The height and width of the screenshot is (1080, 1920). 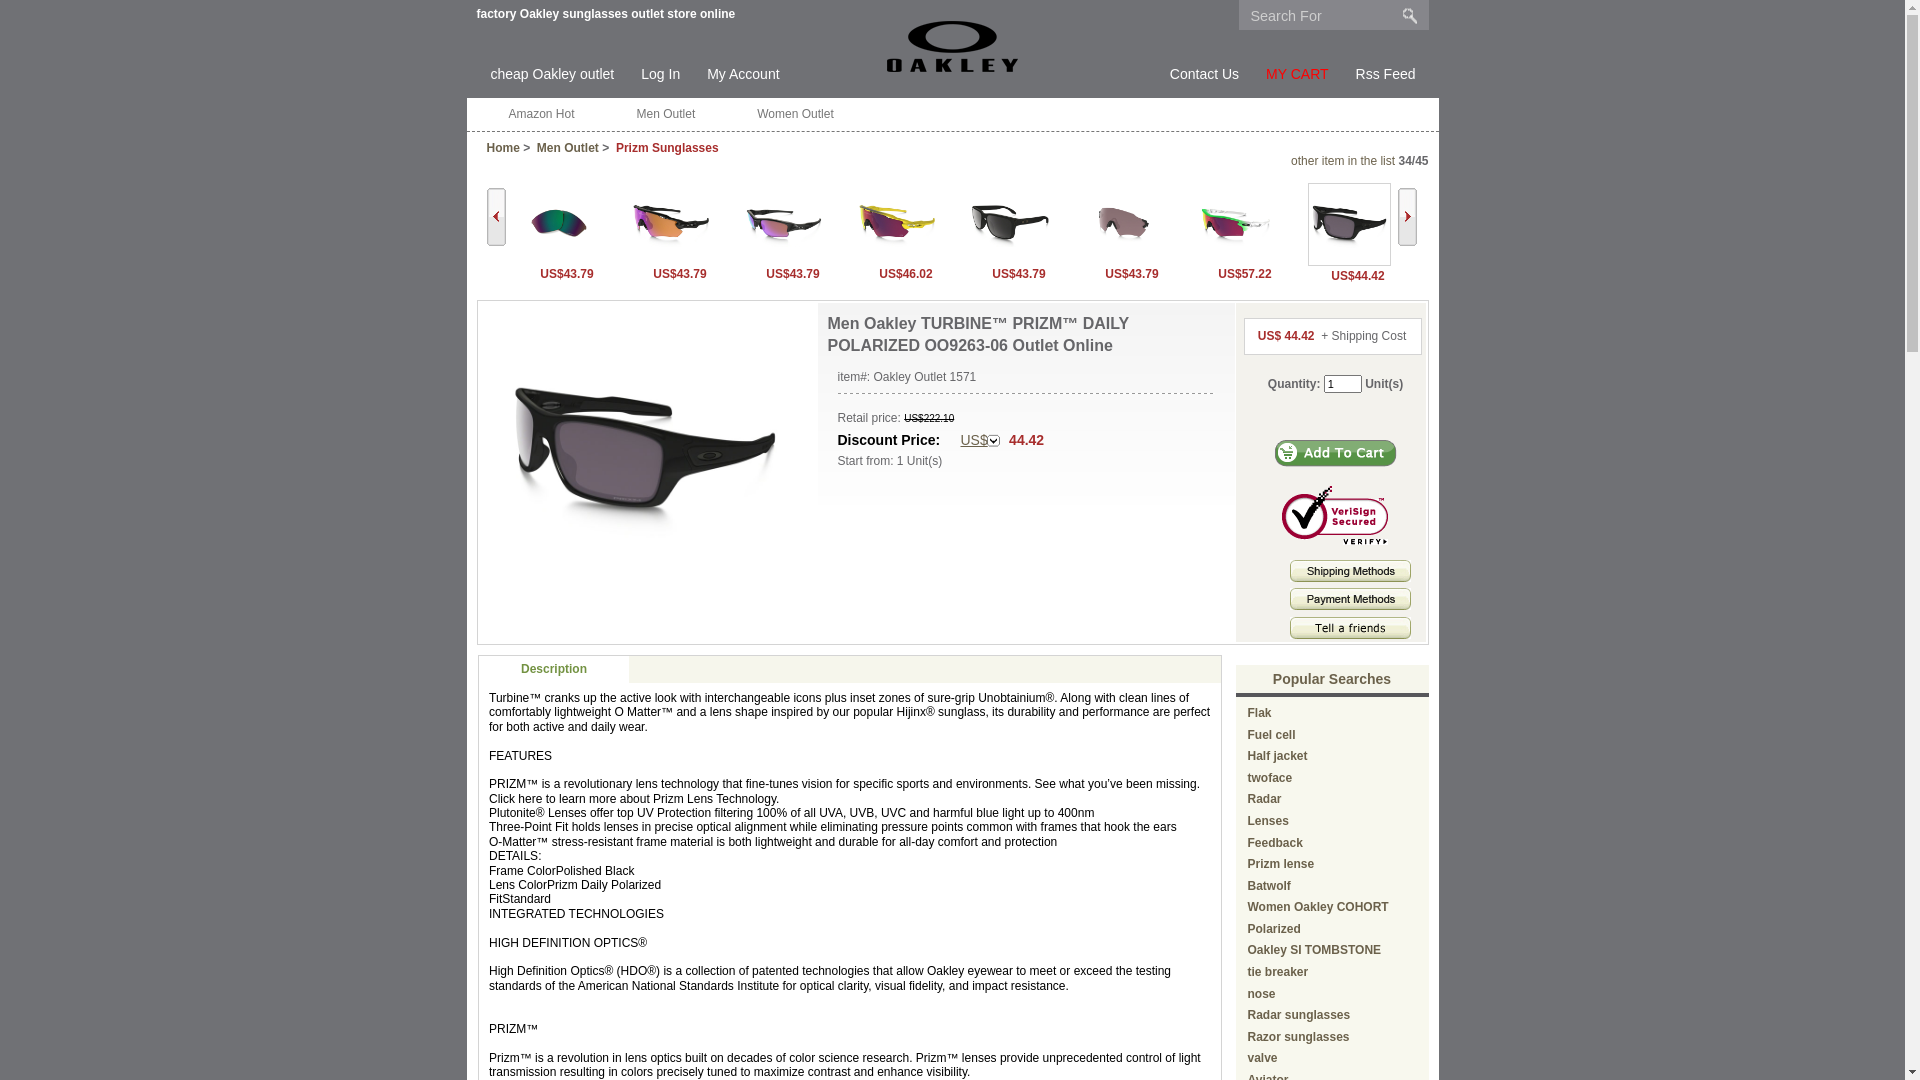 I want to click on 'cheap Oakley outlet', so click(x=552, y=73).